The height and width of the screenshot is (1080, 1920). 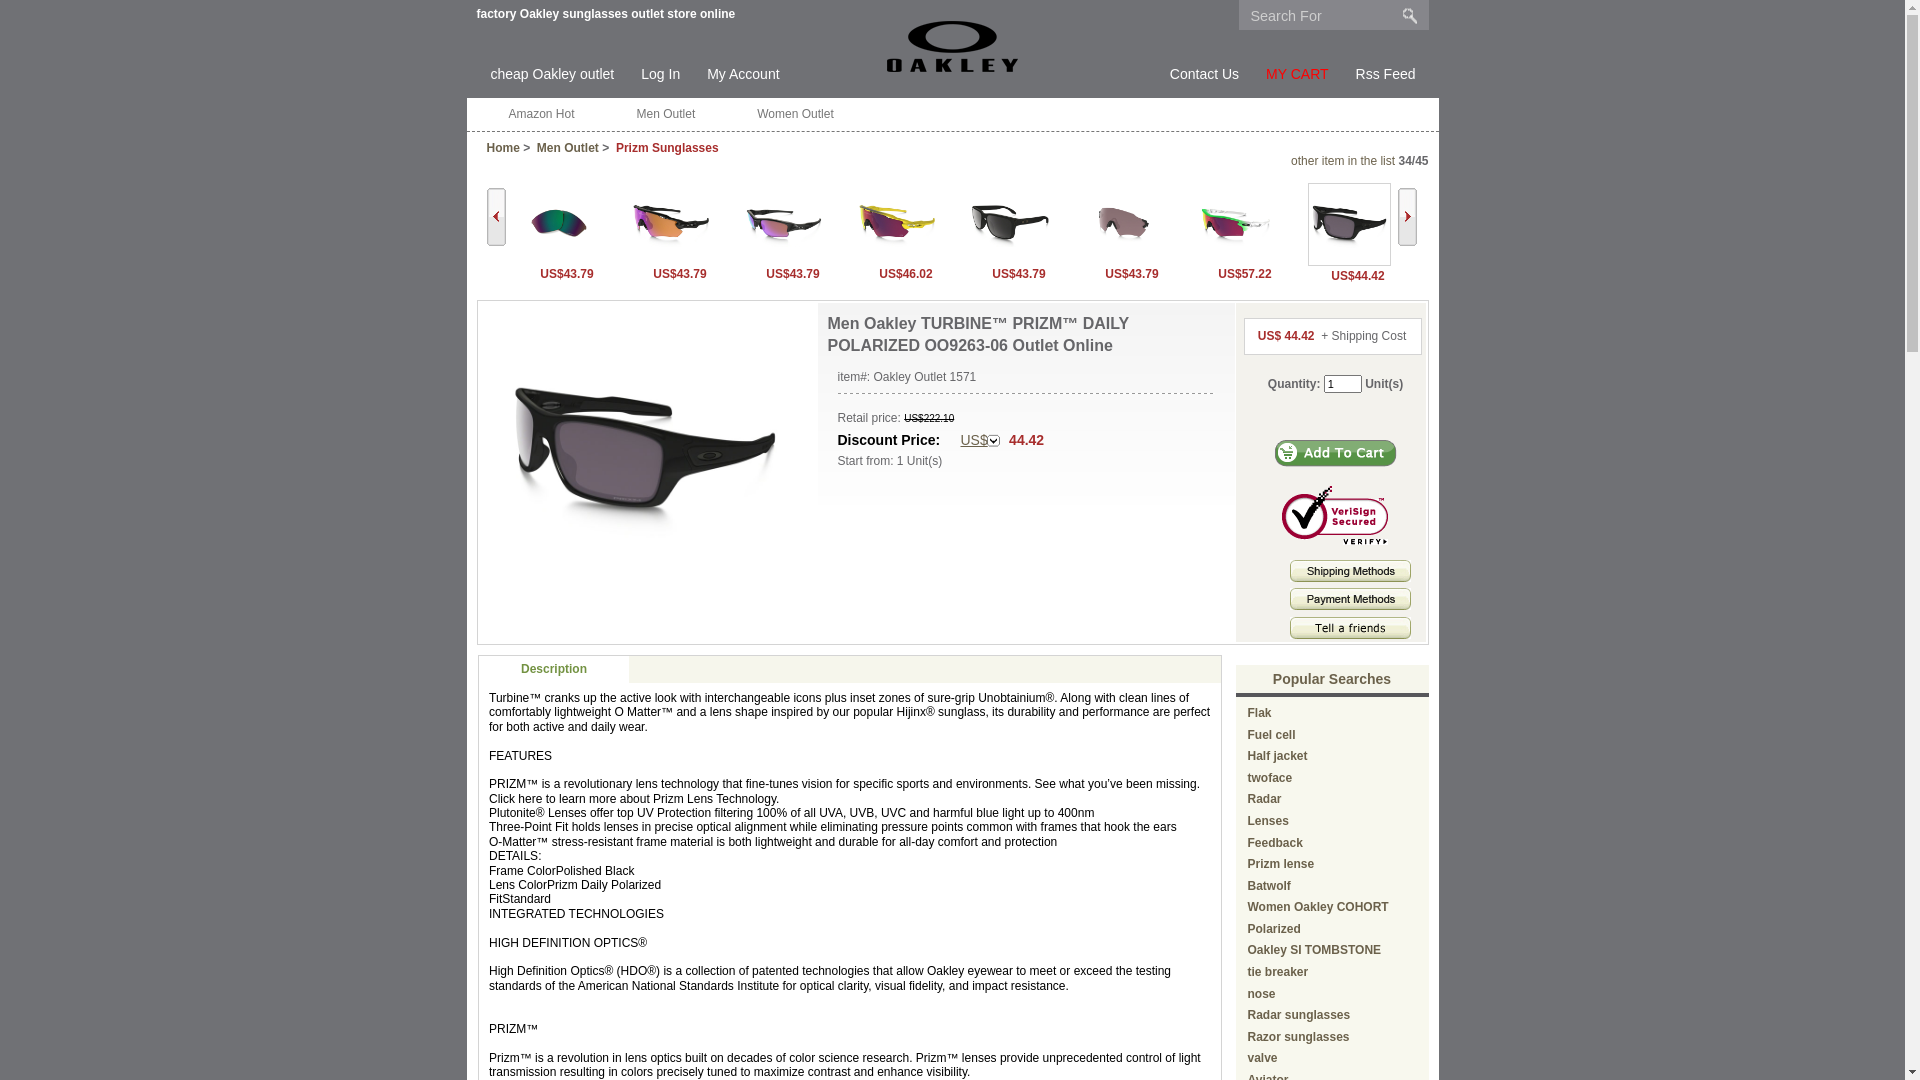 I want to click on 'cheap Oakley outlet', so click(x=552, y=73).